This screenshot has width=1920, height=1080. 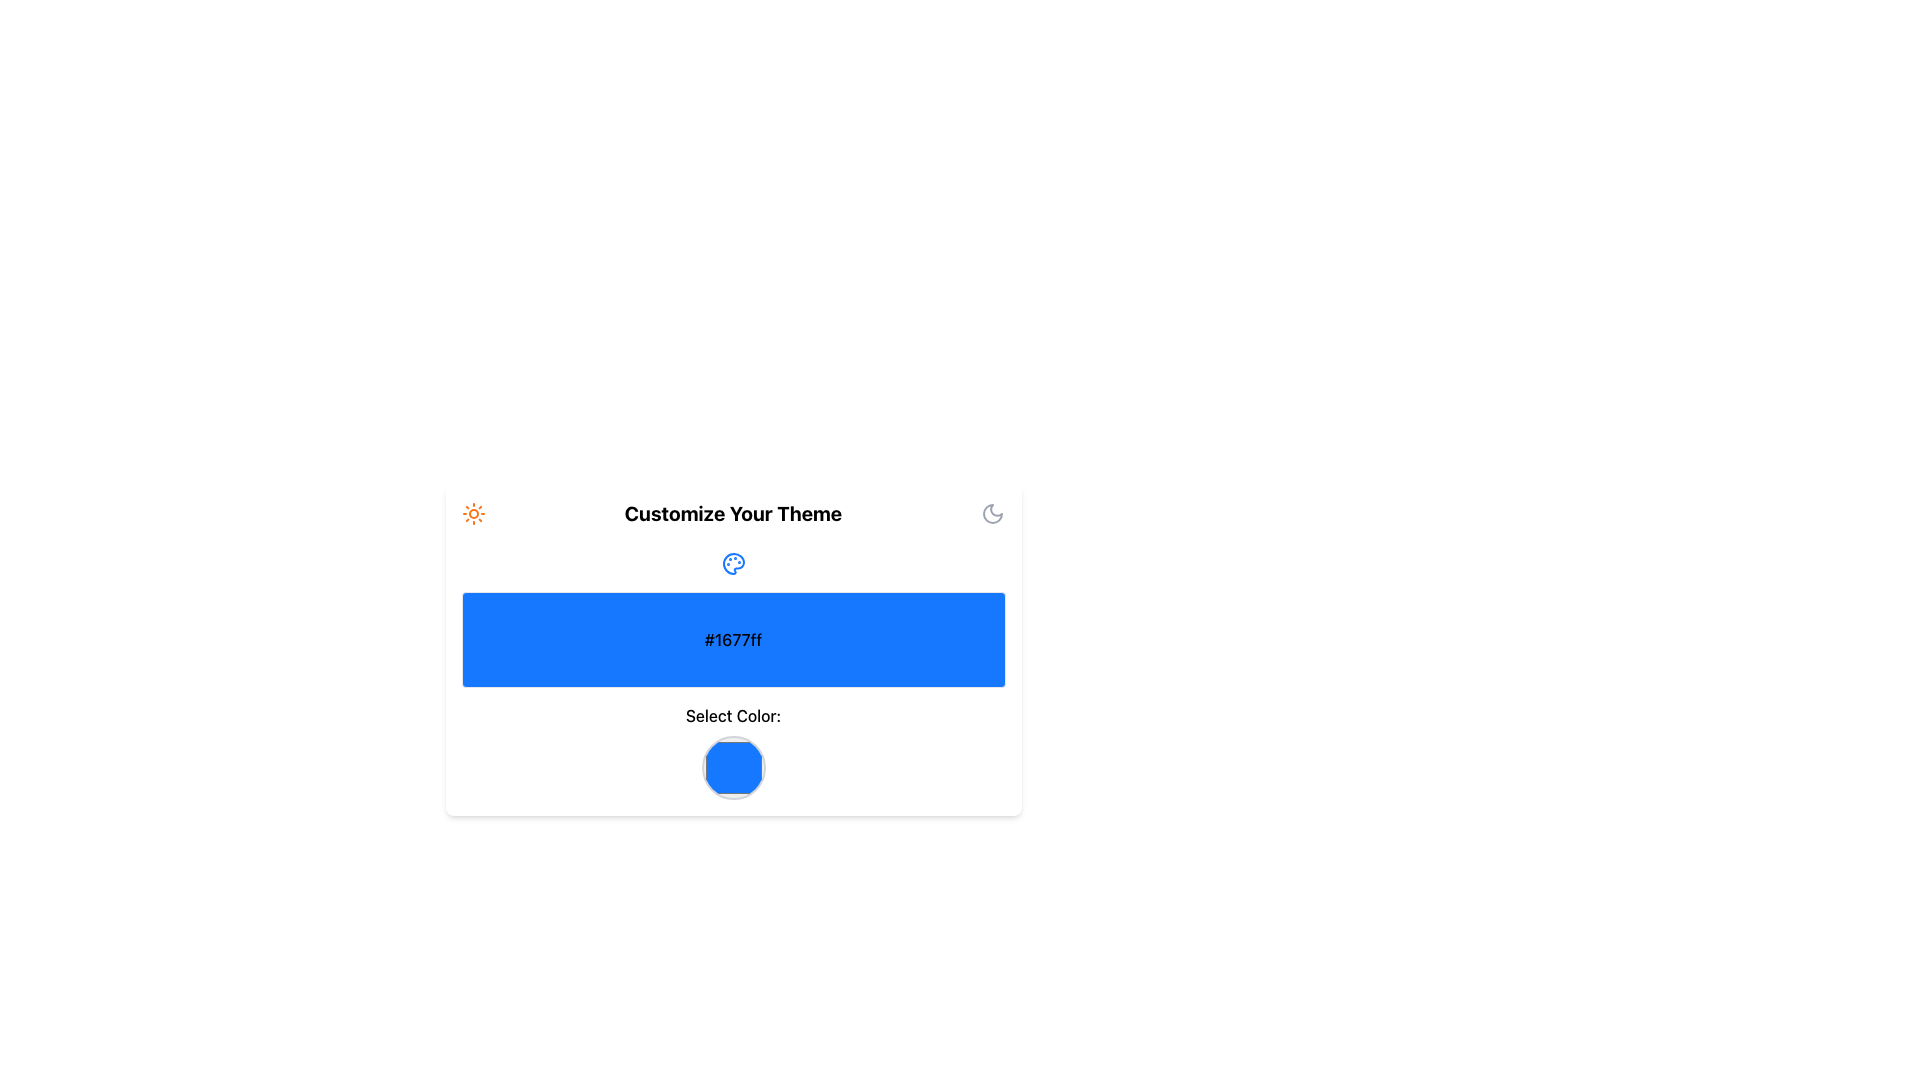 What do you see at coordinates (732, 563) in the screenshot?
I see `the circular palette icon with multiple small dots and a curved line, styled in blue, located centrally at the top of the modal section titled 'Customize Your Theme'` at bounding box center [732, 563].